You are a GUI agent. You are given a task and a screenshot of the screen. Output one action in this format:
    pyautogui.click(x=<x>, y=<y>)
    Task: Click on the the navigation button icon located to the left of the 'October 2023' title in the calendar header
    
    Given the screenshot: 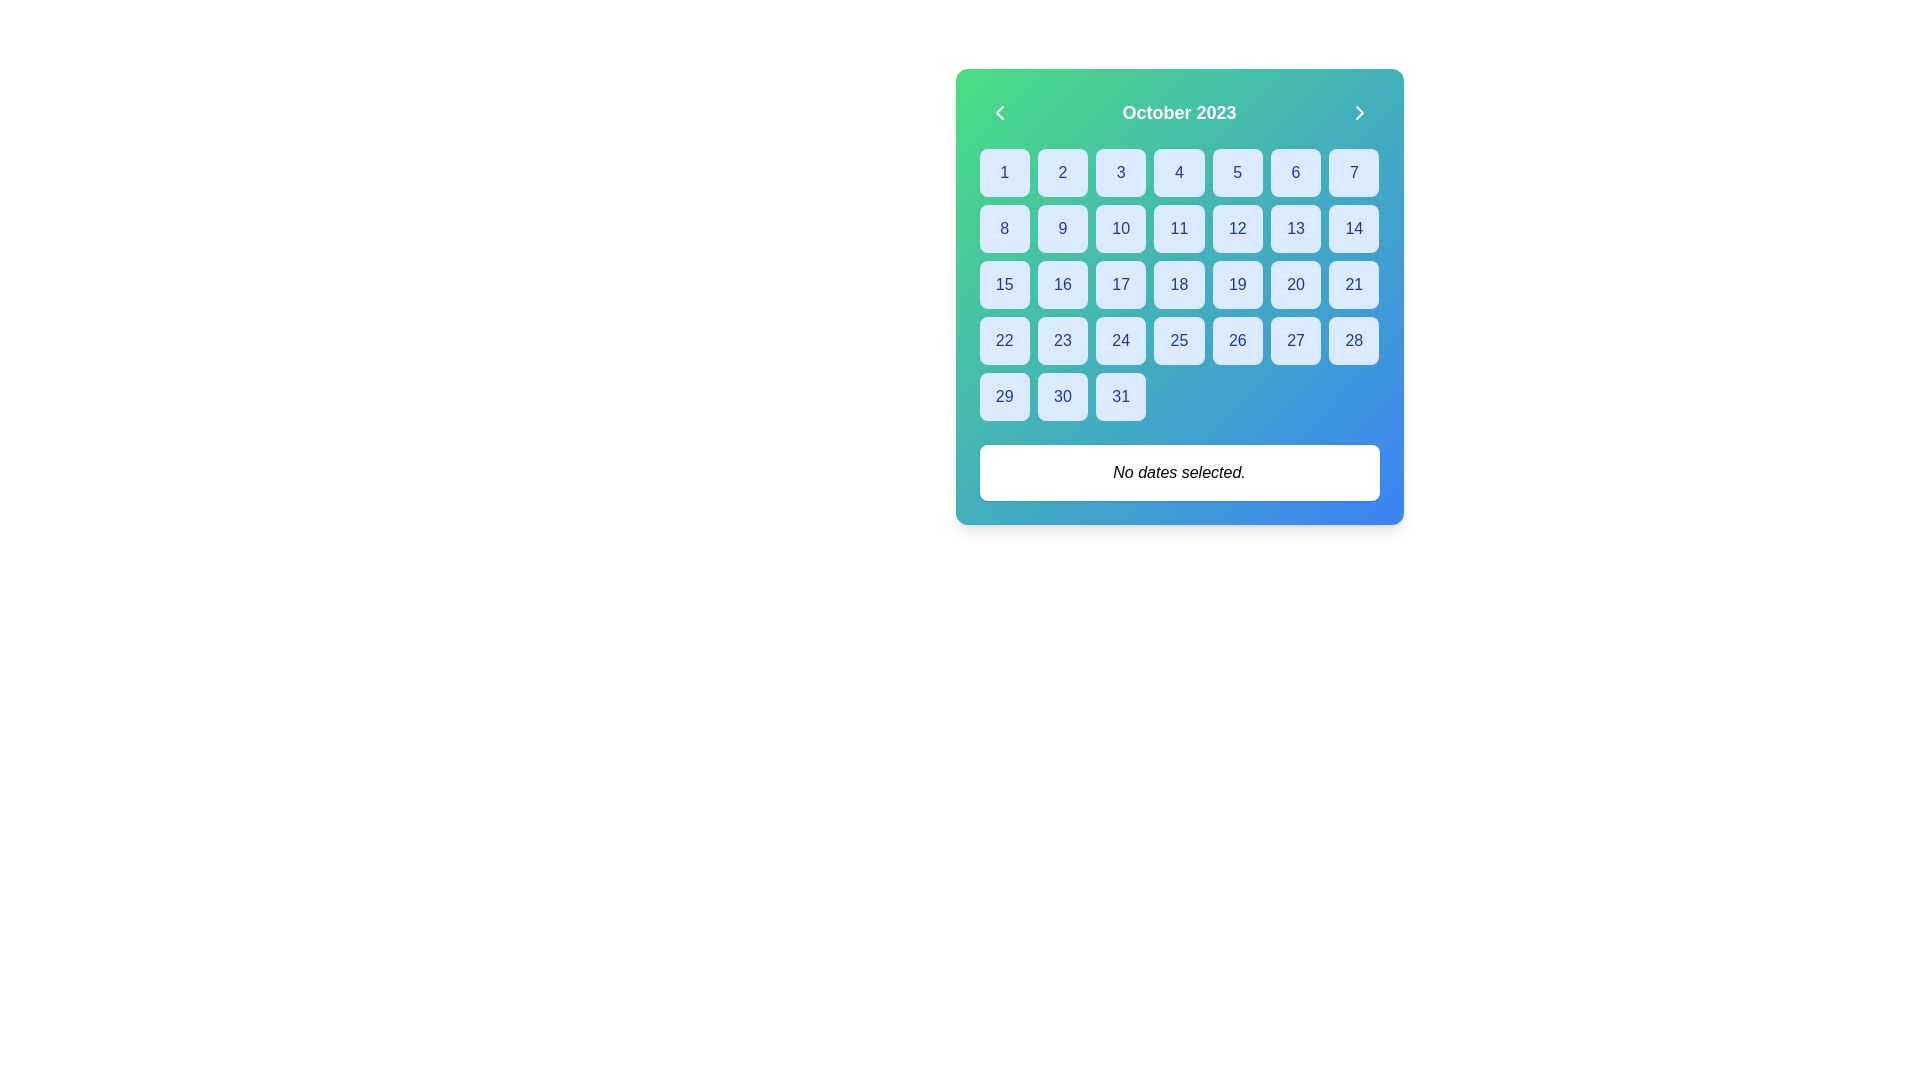 What is the action you would take?
    pyautogui.click(x=999, y=112)
    